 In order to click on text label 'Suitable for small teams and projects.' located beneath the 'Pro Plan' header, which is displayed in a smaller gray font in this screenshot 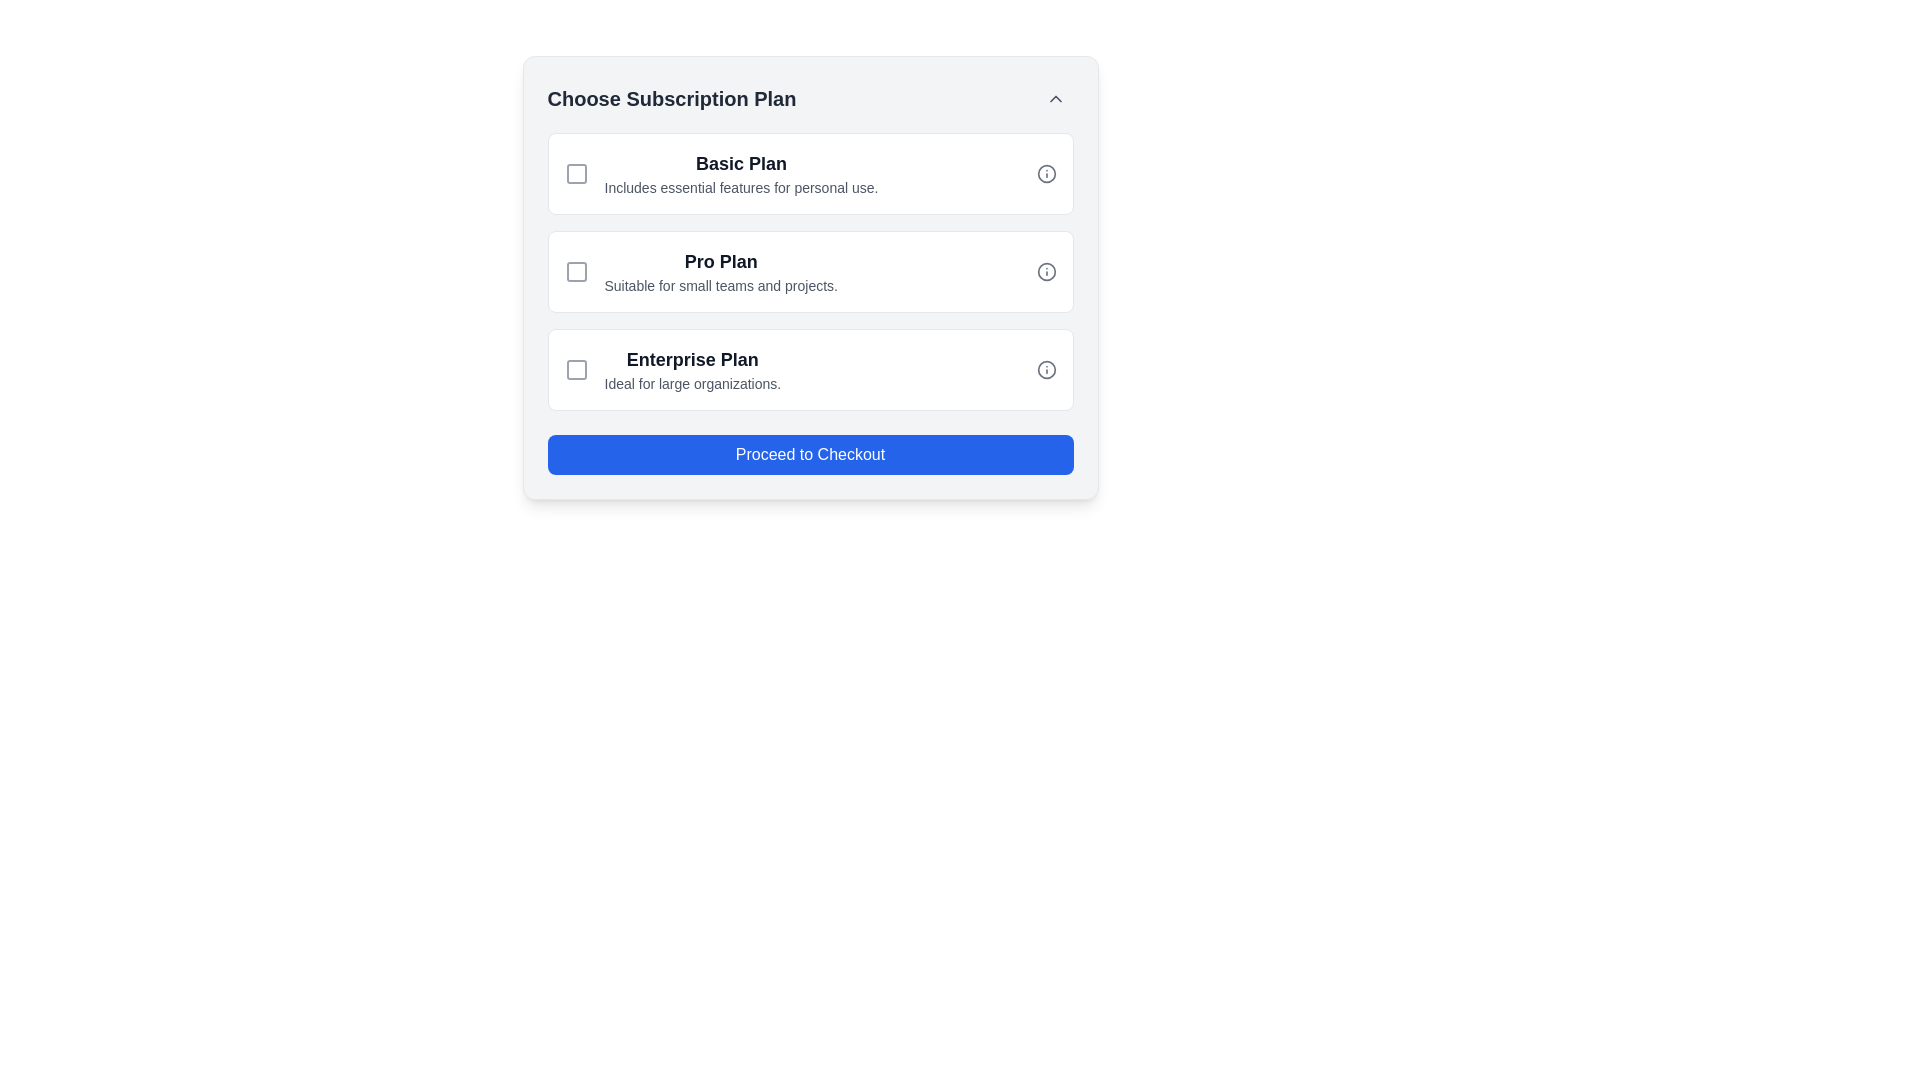, I will do `click(720, 285)`.